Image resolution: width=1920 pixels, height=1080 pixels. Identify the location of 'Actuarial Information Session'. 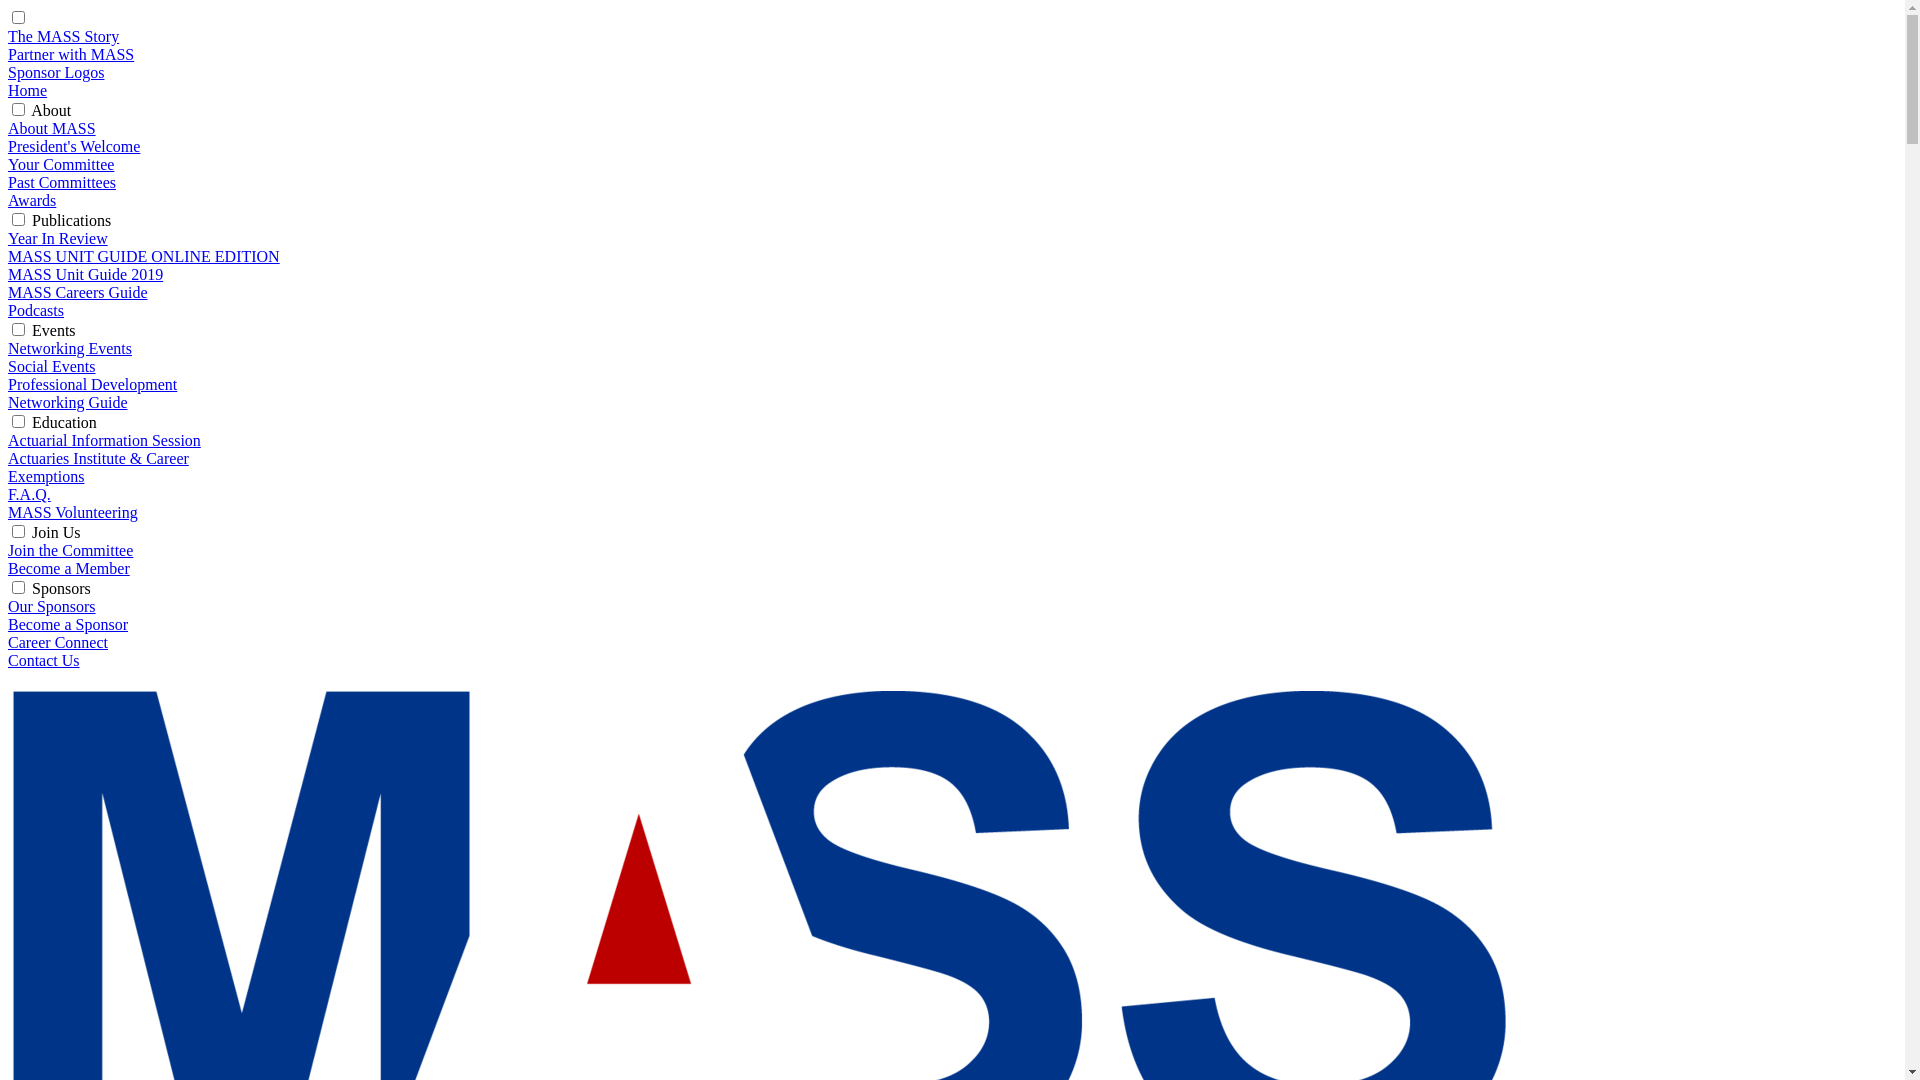
(103, 439).